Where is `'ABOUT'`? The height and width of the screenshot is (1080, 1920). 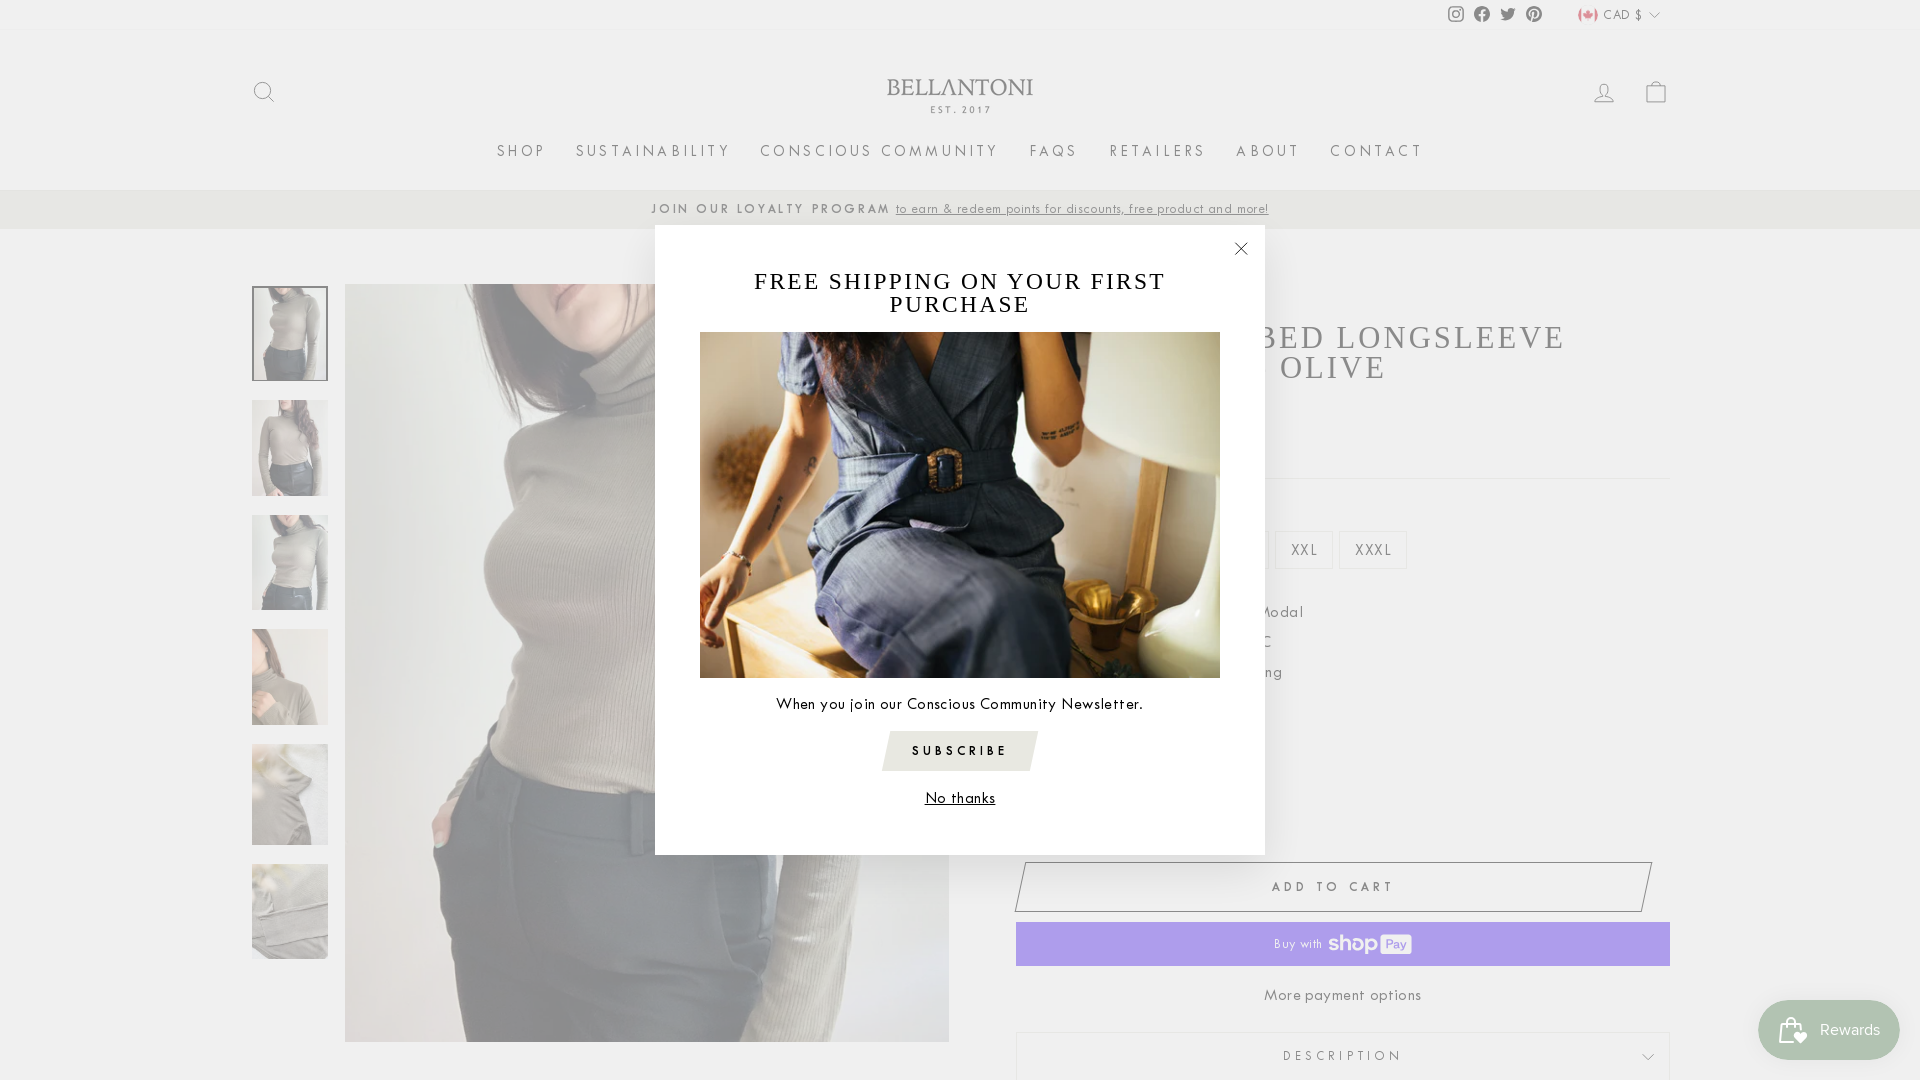
'ABOUT' is located at coordinates (1266, 150).